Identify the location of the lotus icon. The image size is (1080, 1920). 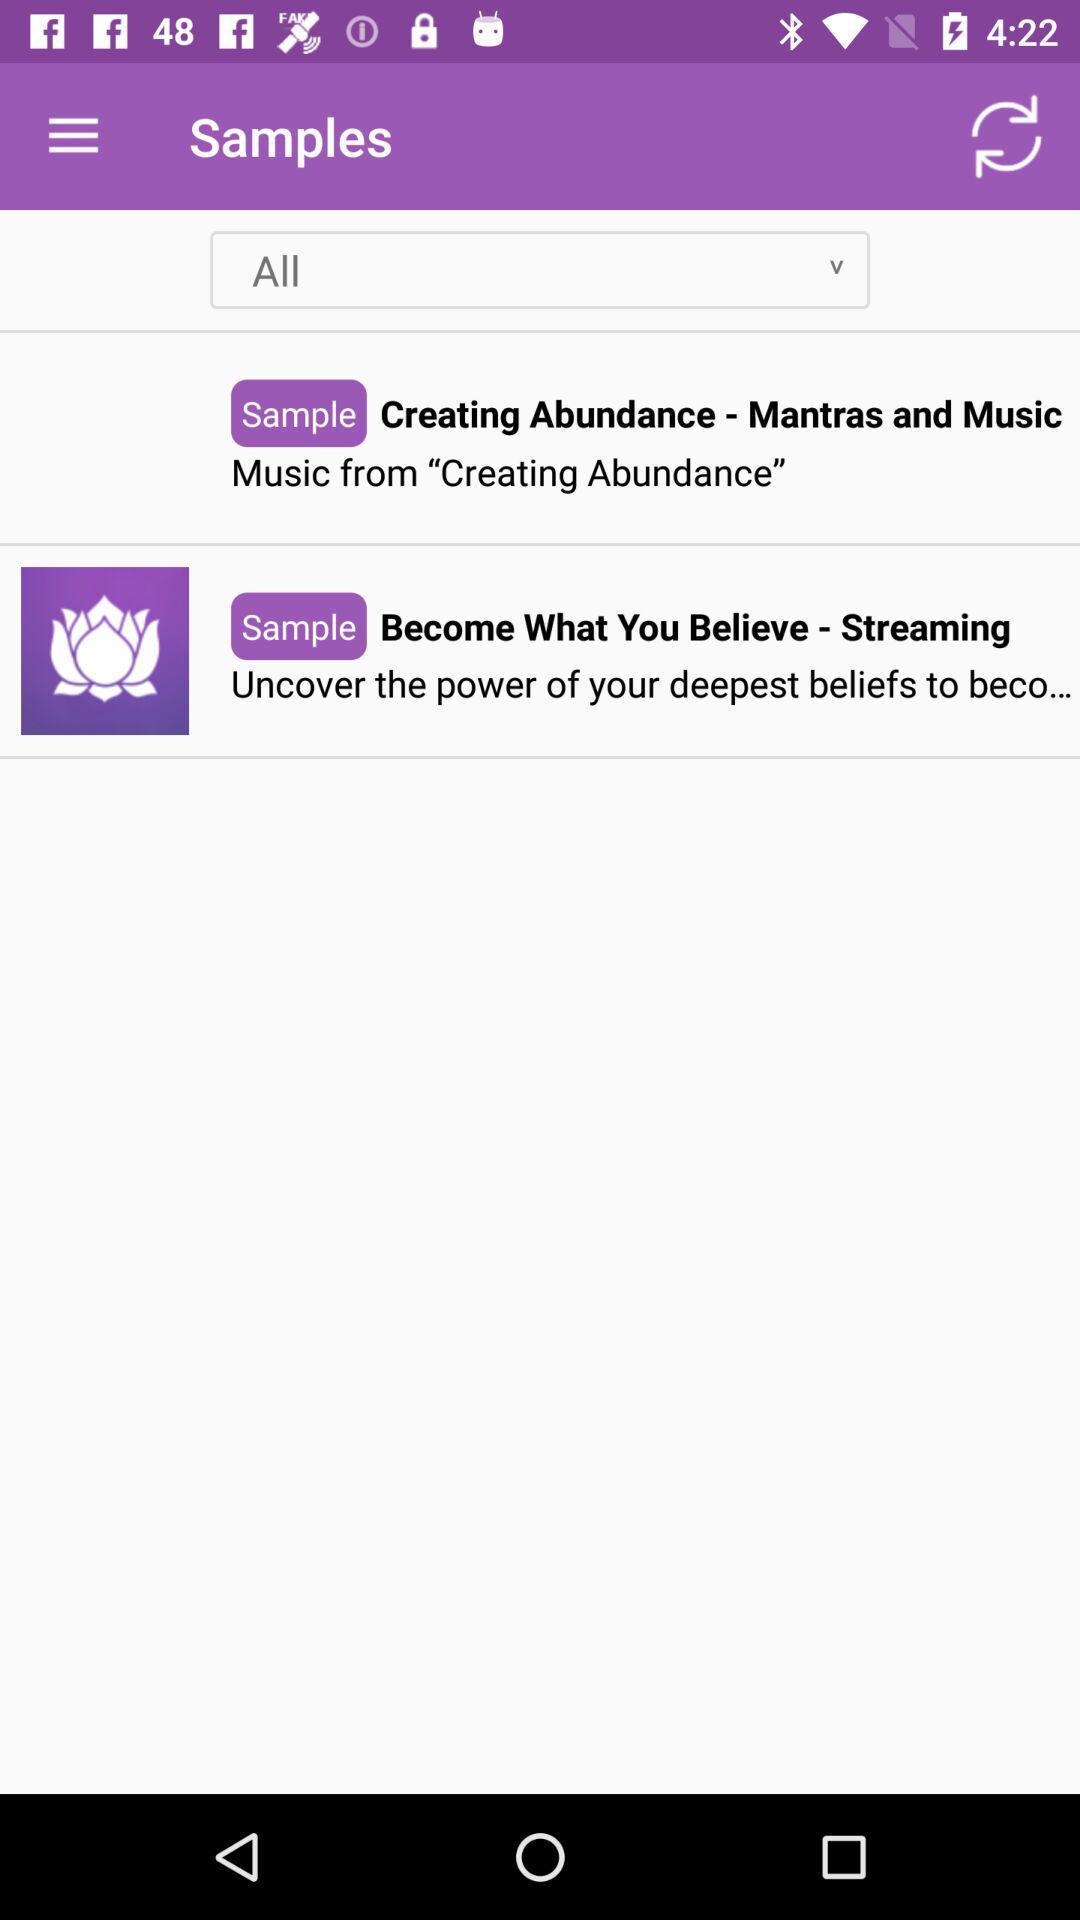
(104, 651).